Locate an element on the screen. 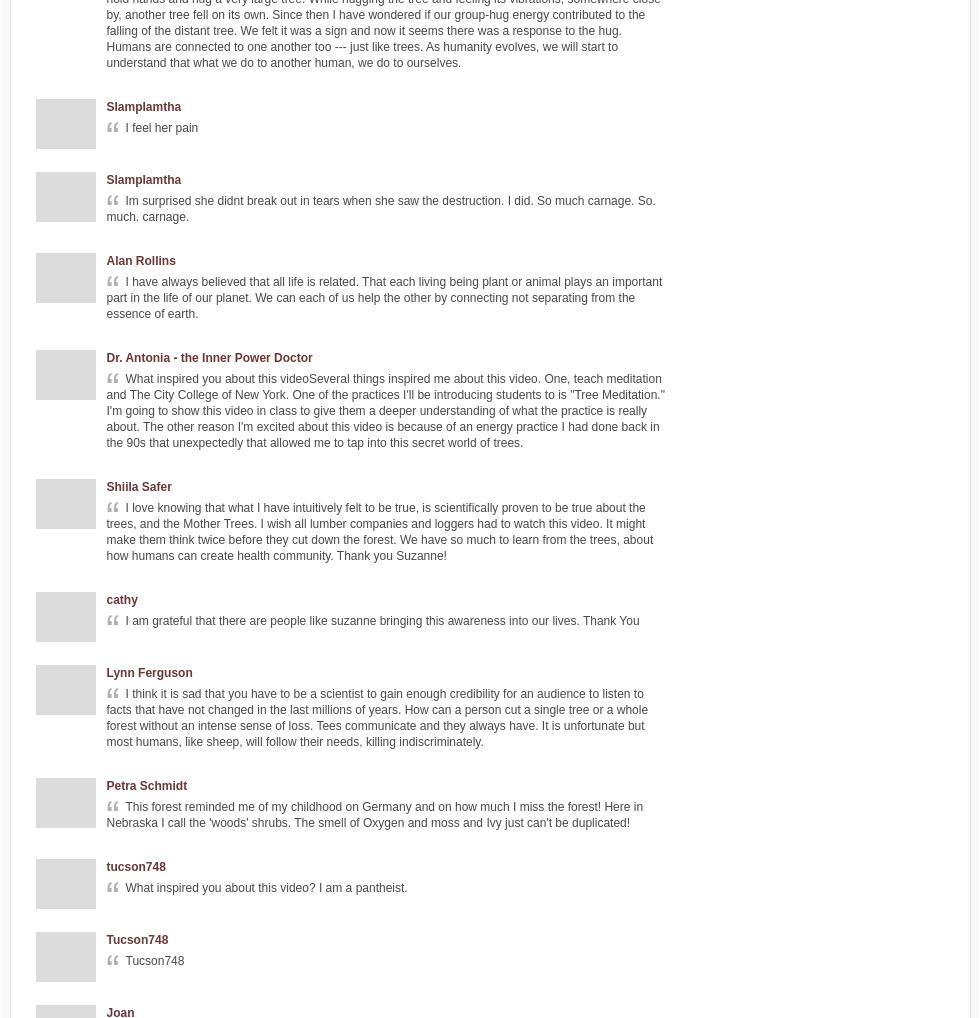  'I have always believed that all life is related. That each living being plant or animal plays an important part in the life of our planet. We can each of us help the other by connecting not separating from the essence of earth.' is located at coordinates (106, 297).